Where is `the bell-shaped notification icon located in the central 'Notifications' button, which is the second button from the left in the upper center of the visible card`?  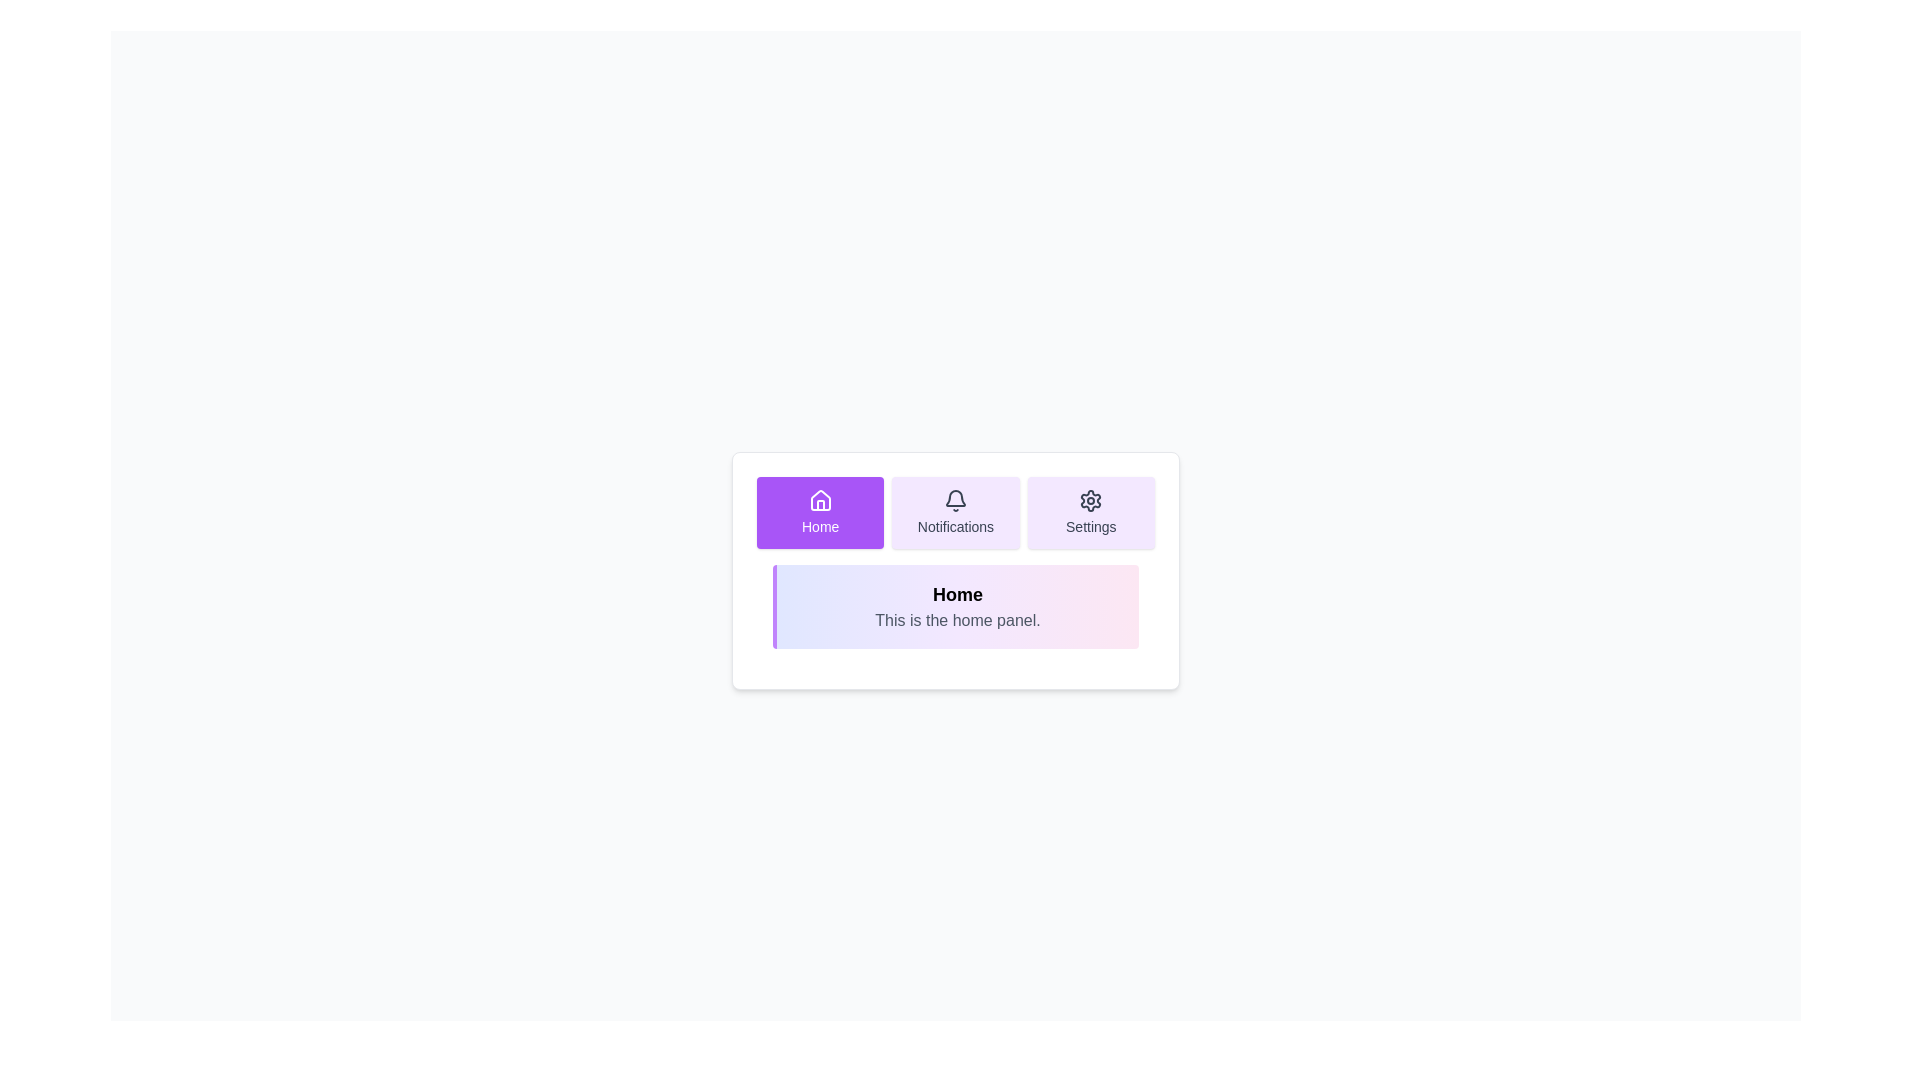
the bell-shaped notification icon located in the central 'Notifications' button, which is the second button from the left in the upper center of the visible card is located at coordinates (954, 497).